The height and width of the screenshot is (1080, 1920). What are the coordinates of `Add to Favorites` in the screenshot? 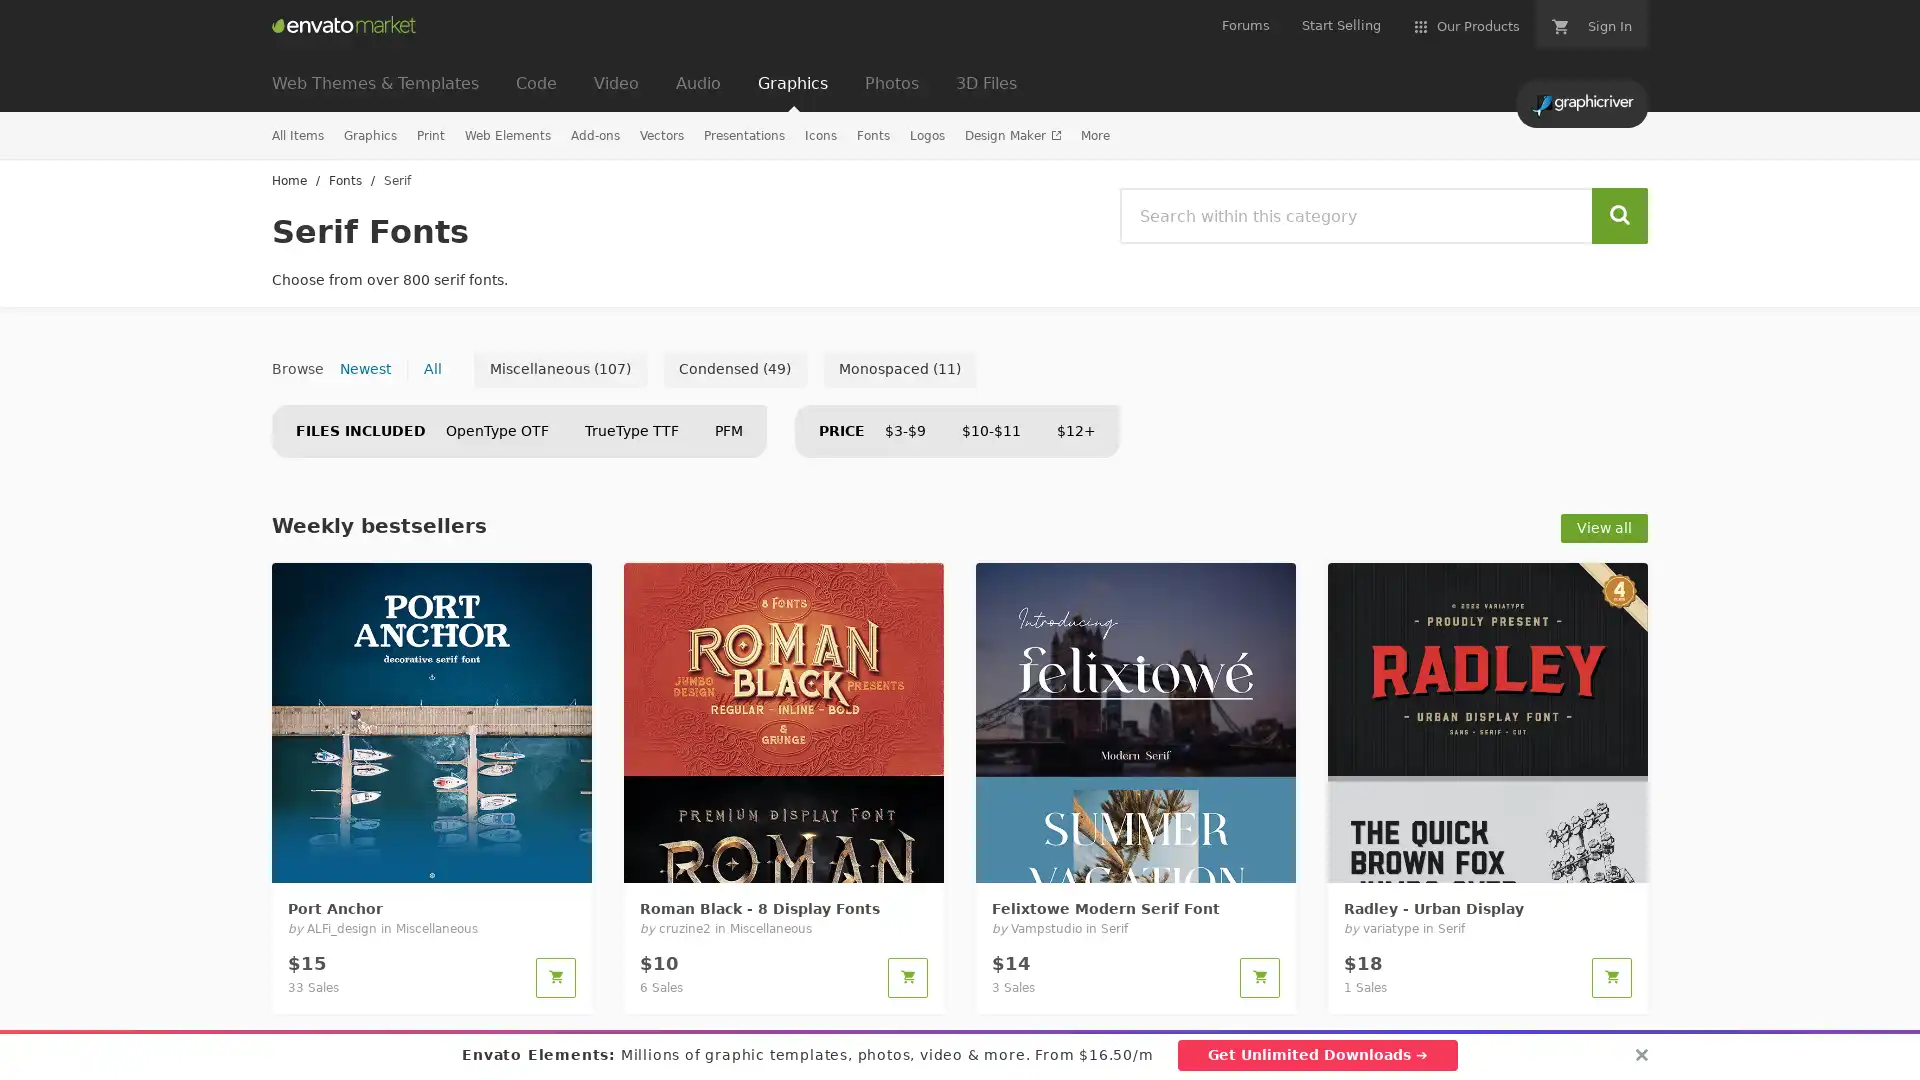 It's located at (565, 855).